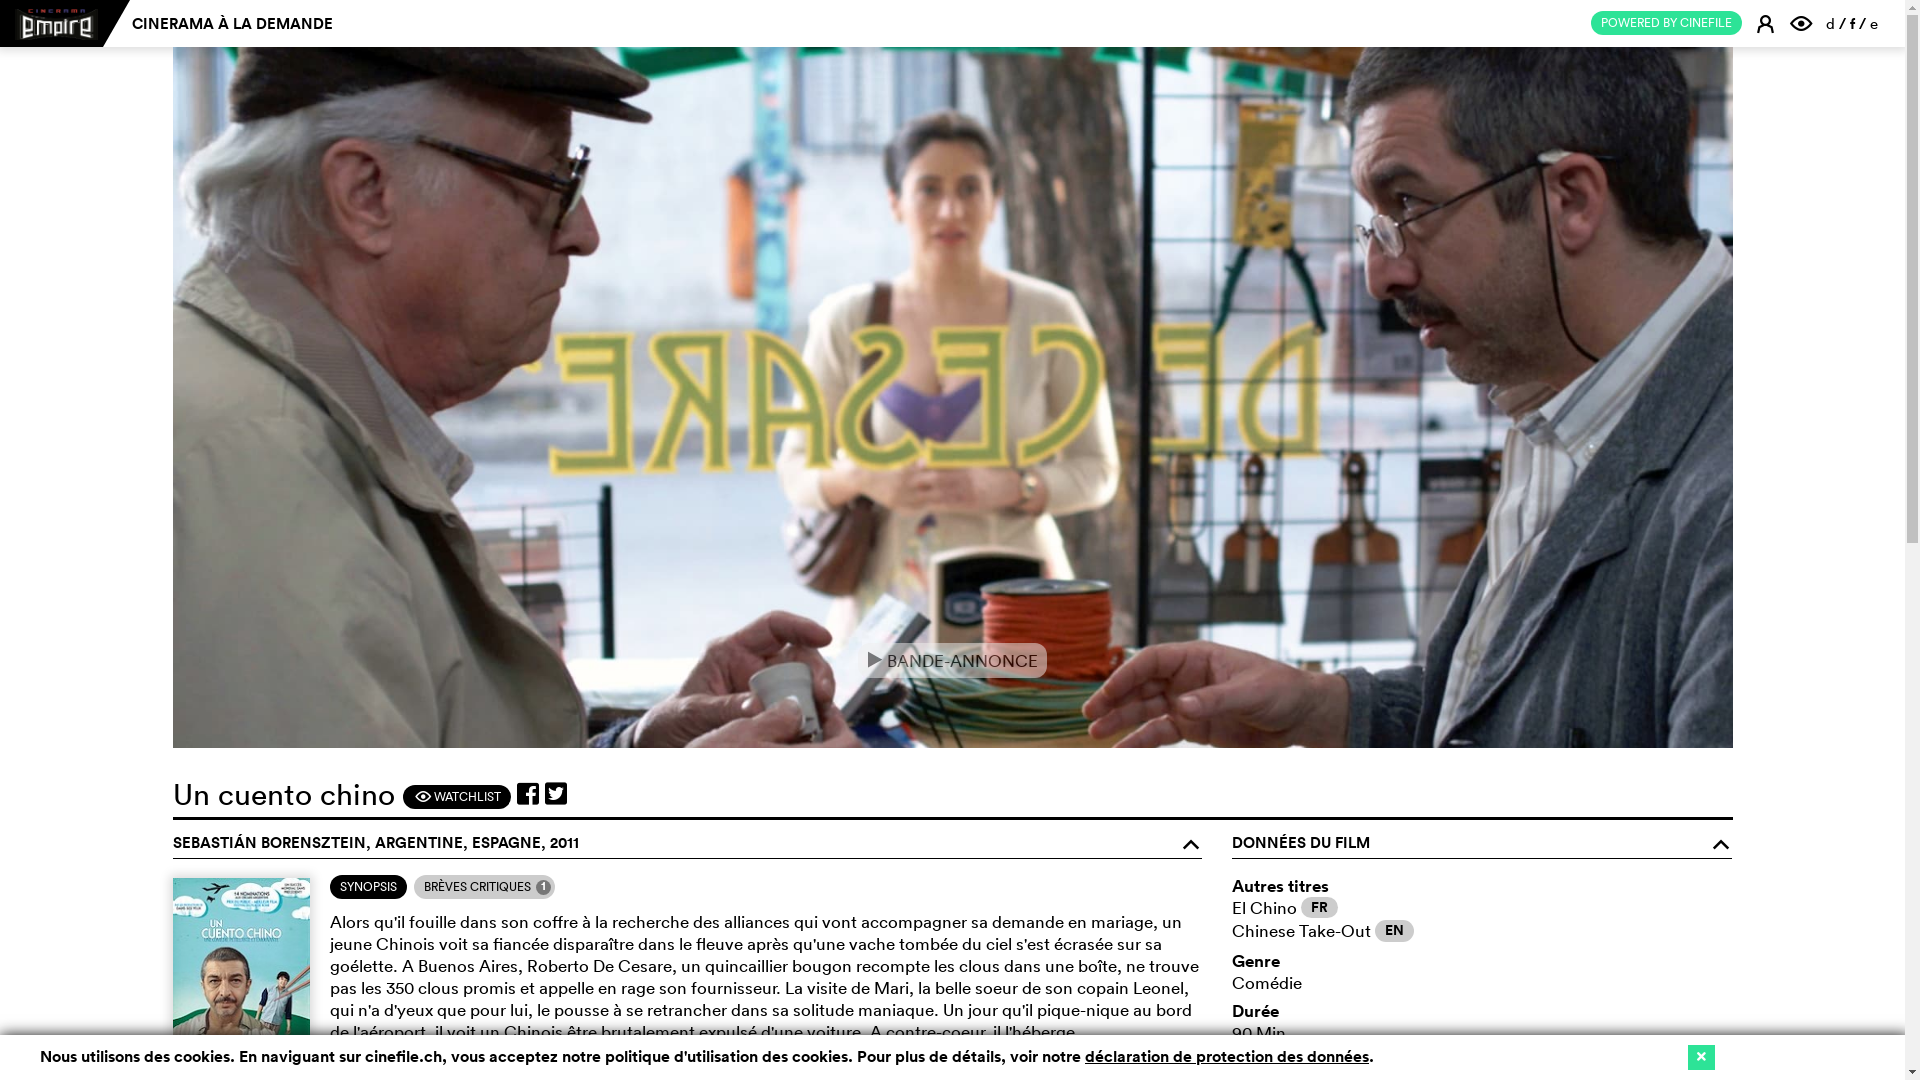  Describe the element at coordinates (858, 660) in the screenshot. I see `'e BANDE-ANNONCE'` at that location.